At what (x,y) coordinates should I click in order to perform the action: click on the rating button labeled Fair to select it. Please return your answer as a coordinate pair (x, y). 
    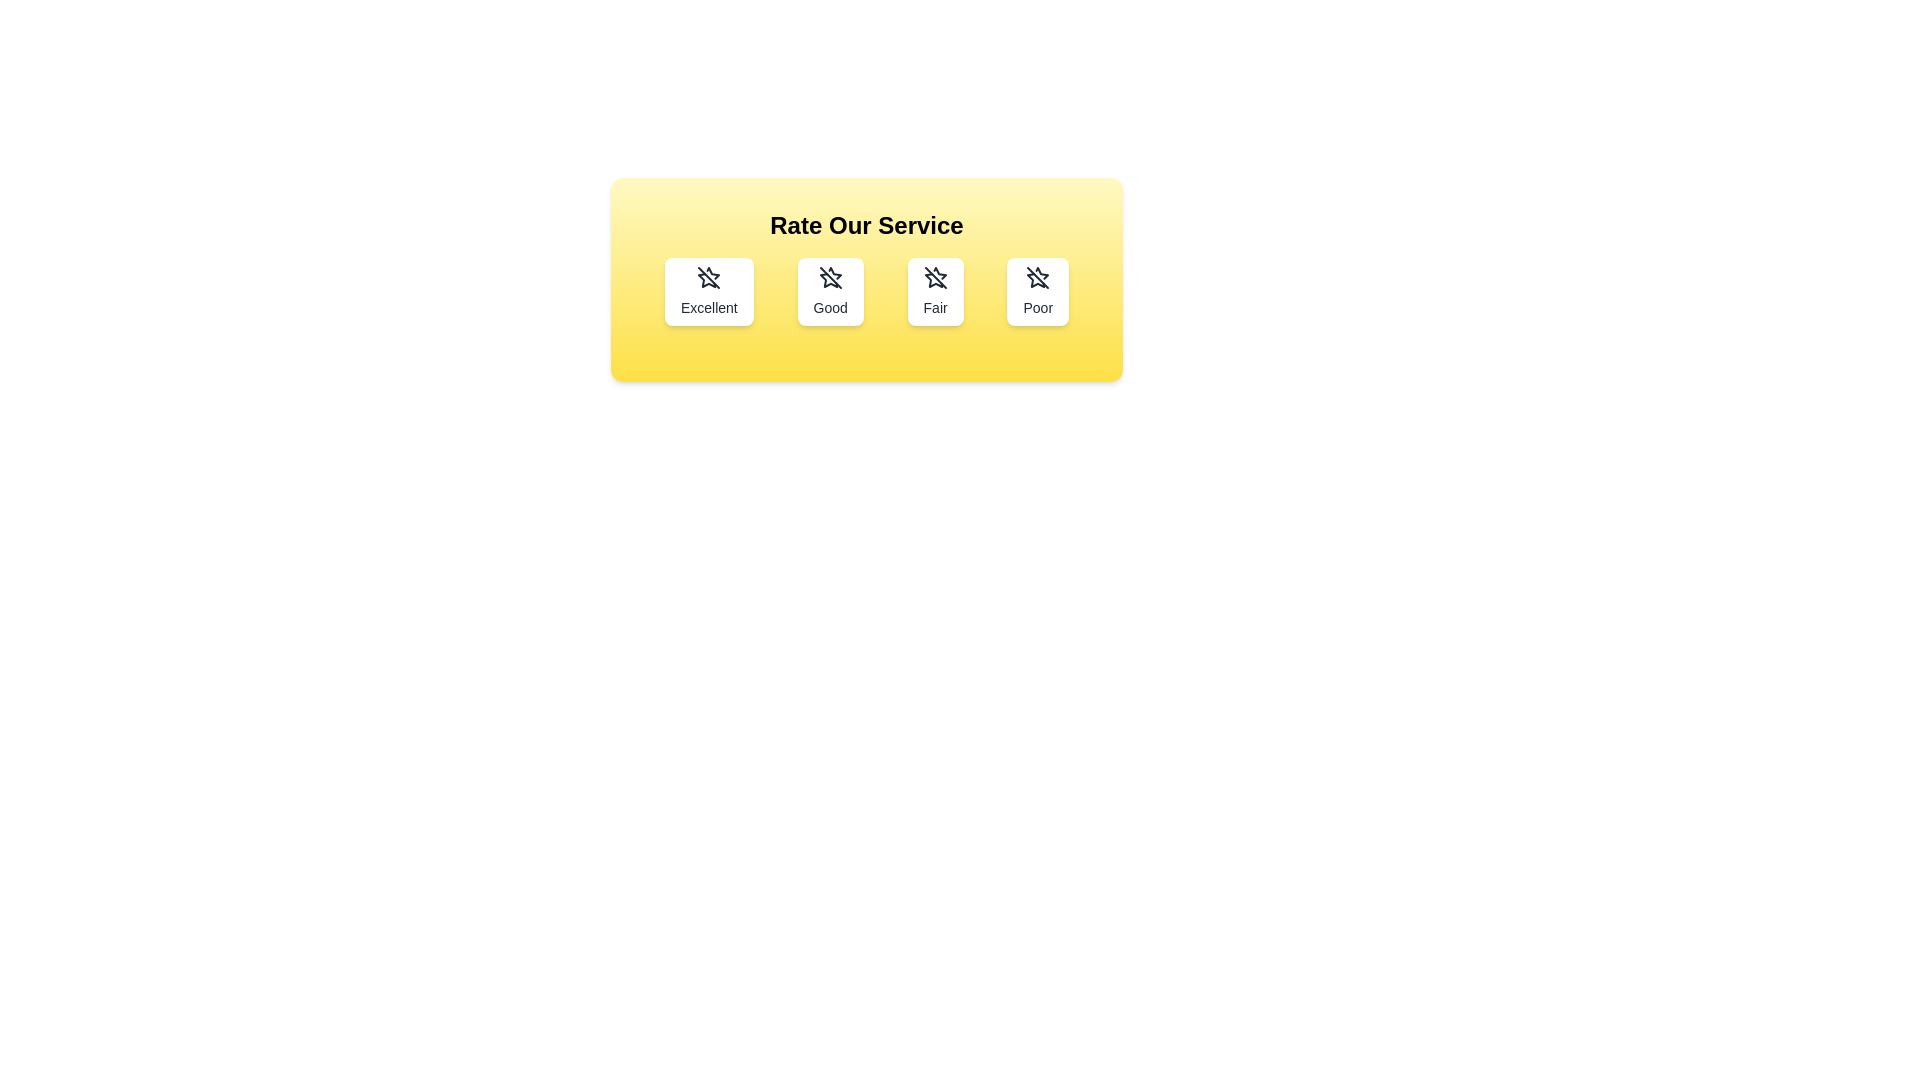
    Looking at the image, I should click on (934, 292).